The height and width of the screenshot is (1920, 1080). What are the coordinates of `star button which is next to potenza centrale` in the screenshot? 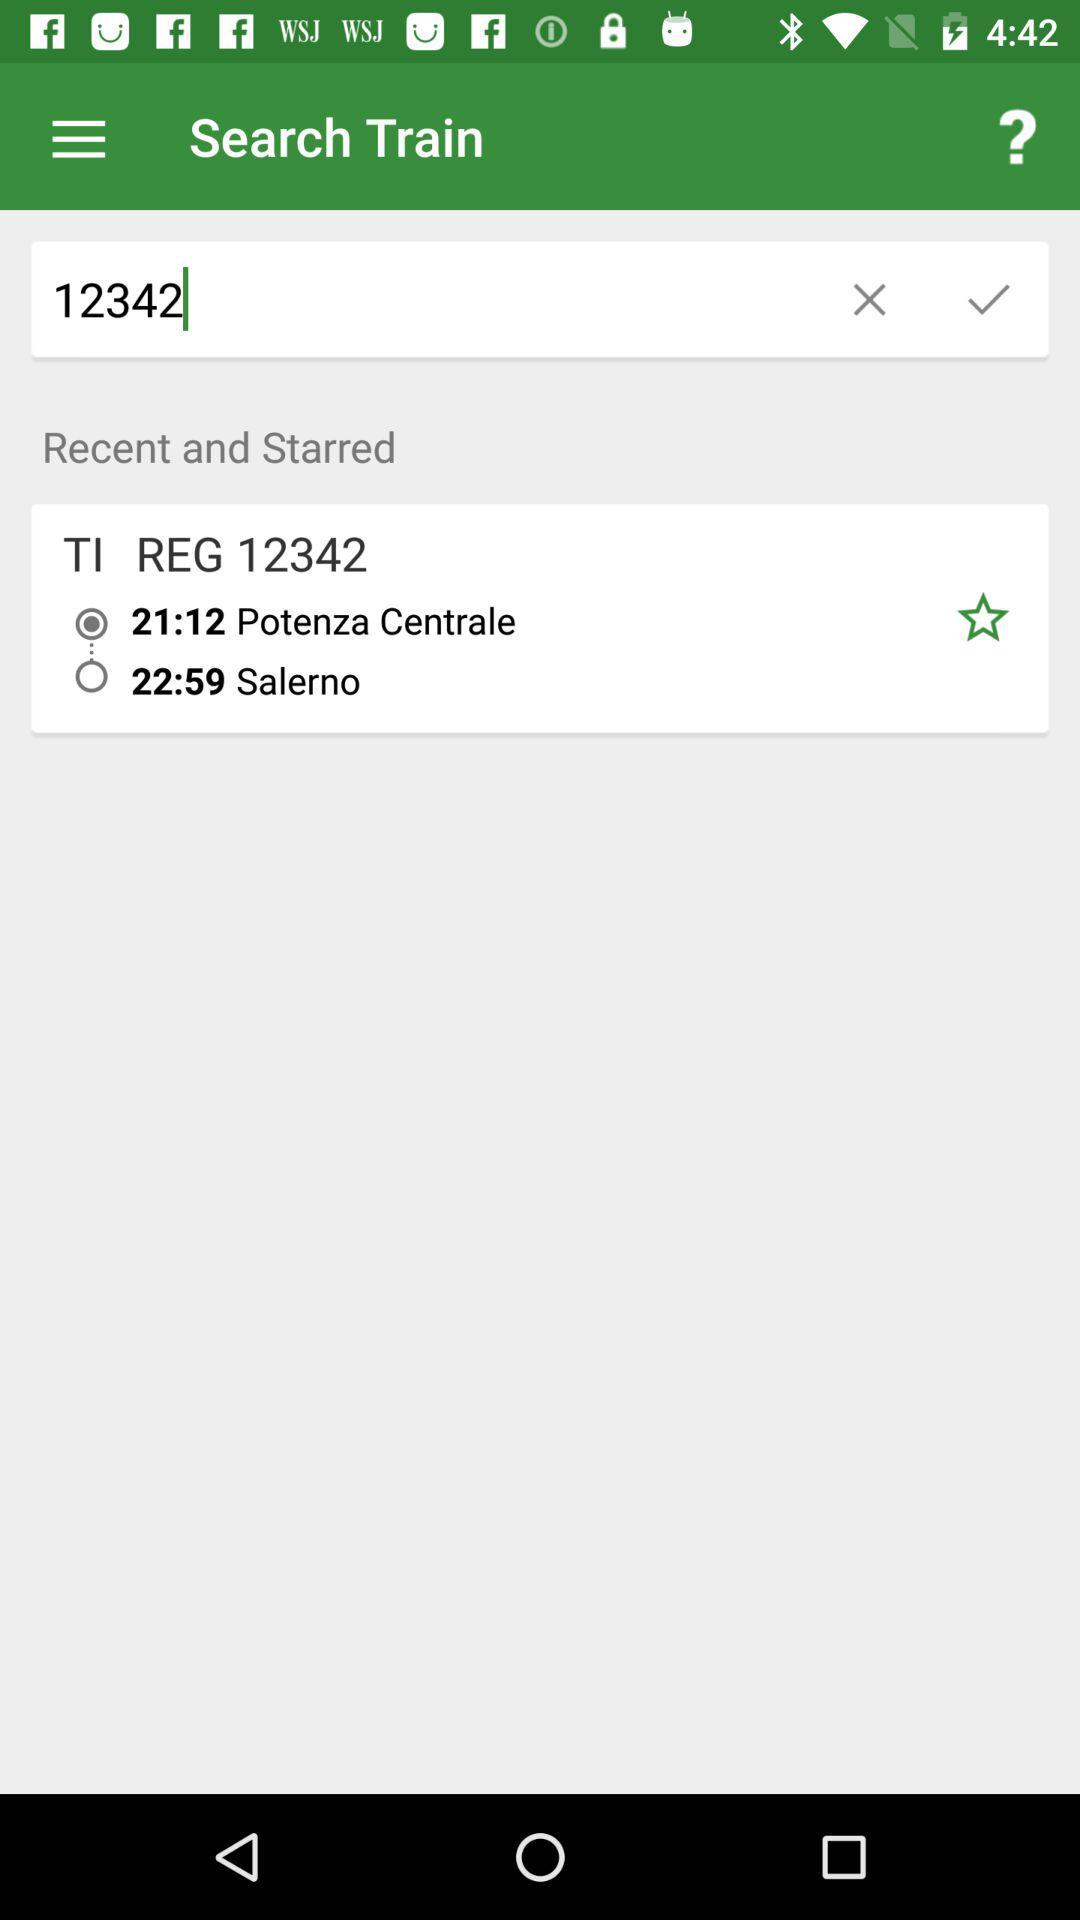 It's located at (982, 617).